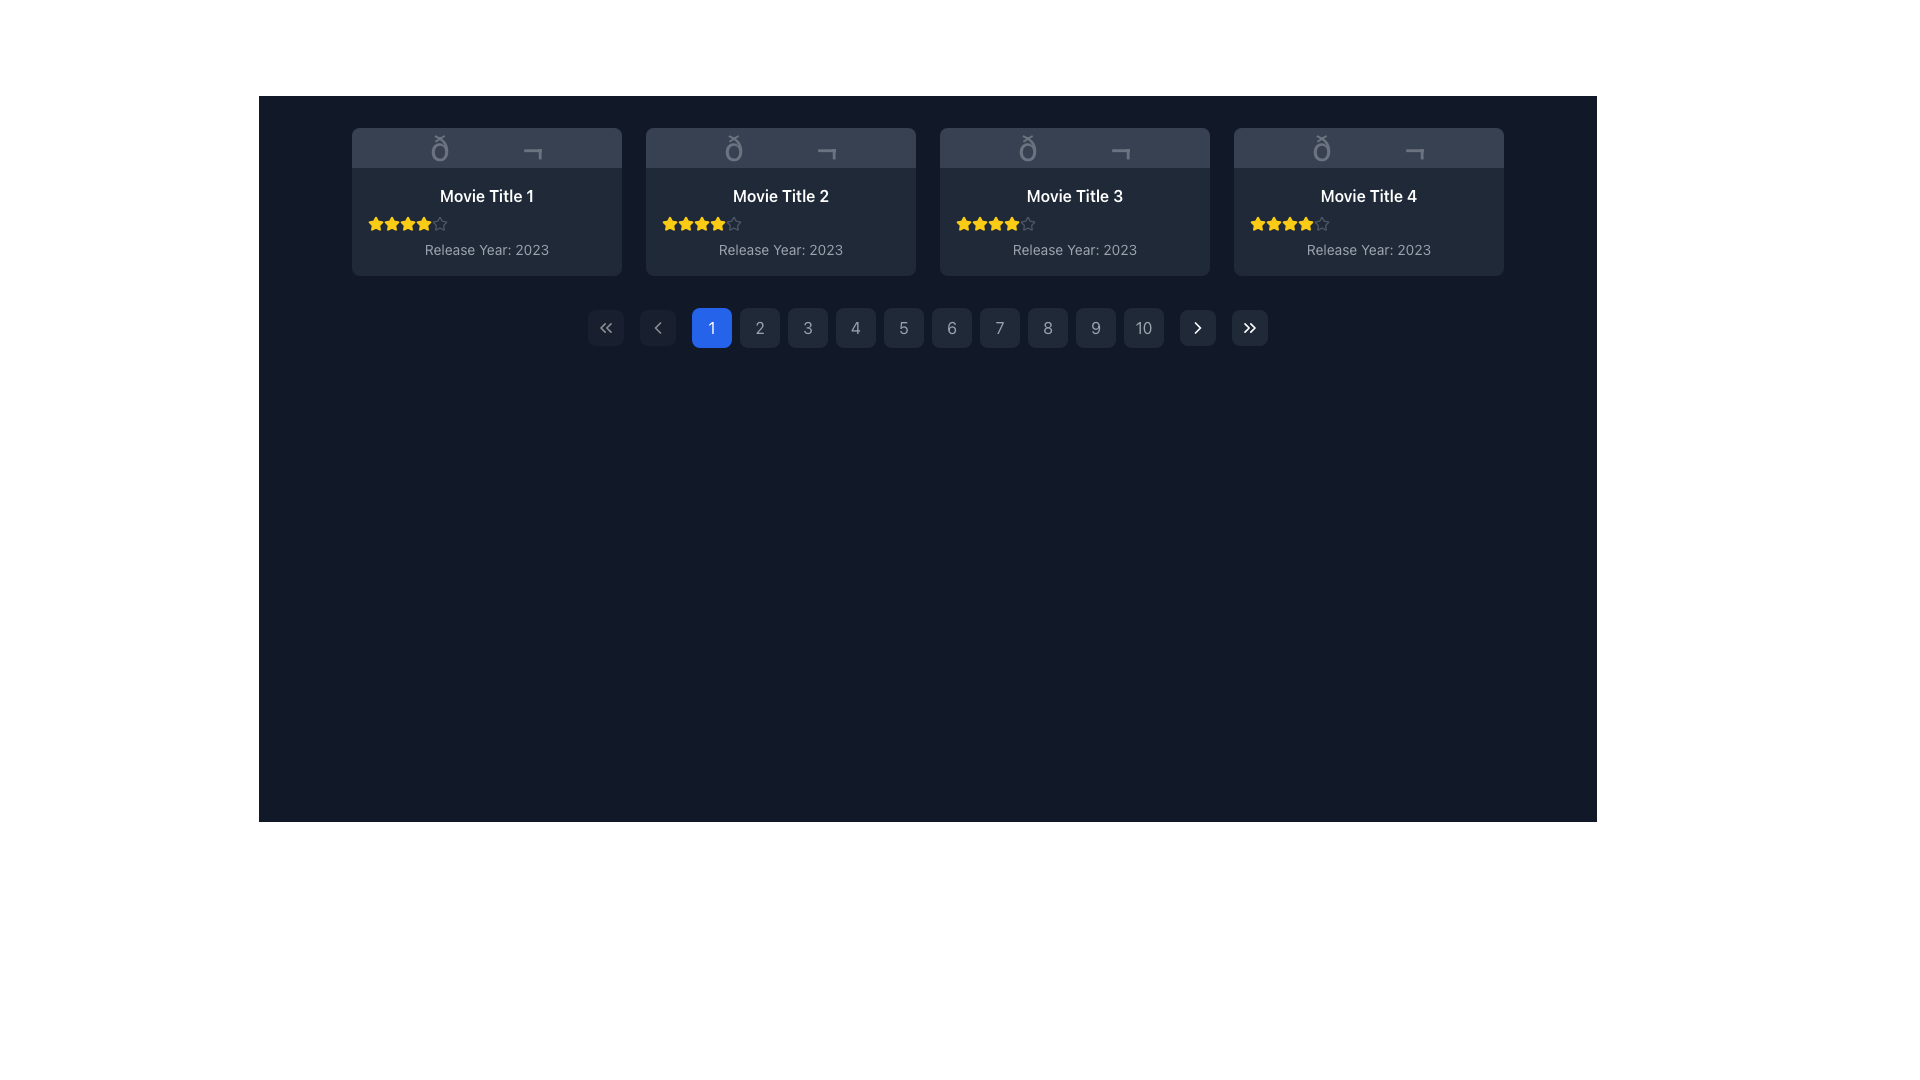  Describe the element at coordinates (1305, 223) in the screenshot. I see `the yellow star-shaped rating icon located below the title text 'Movie Title 4' in the fourth card of the horizontal row` at that location.